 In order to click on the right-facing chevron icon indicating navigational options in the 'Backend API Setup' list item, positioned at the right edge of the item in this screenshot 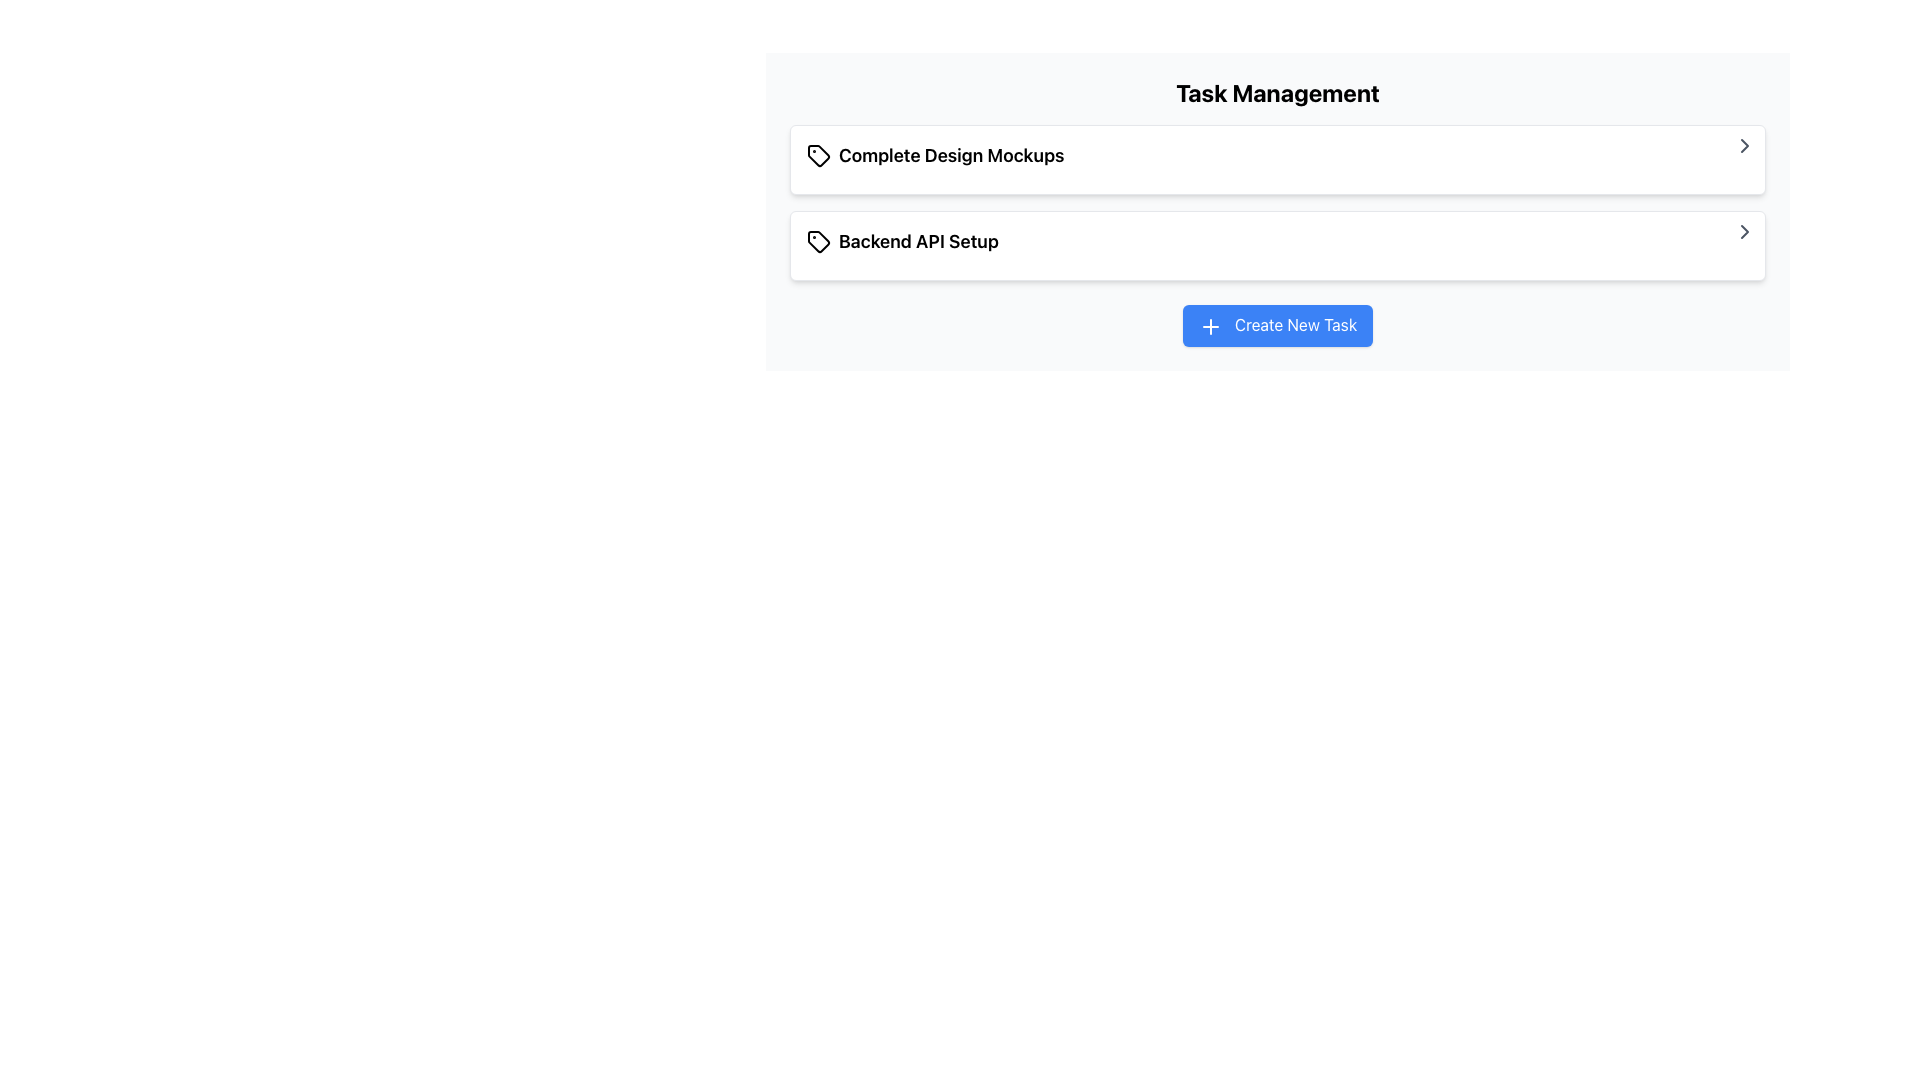, I will do `click(1744, 145)`.